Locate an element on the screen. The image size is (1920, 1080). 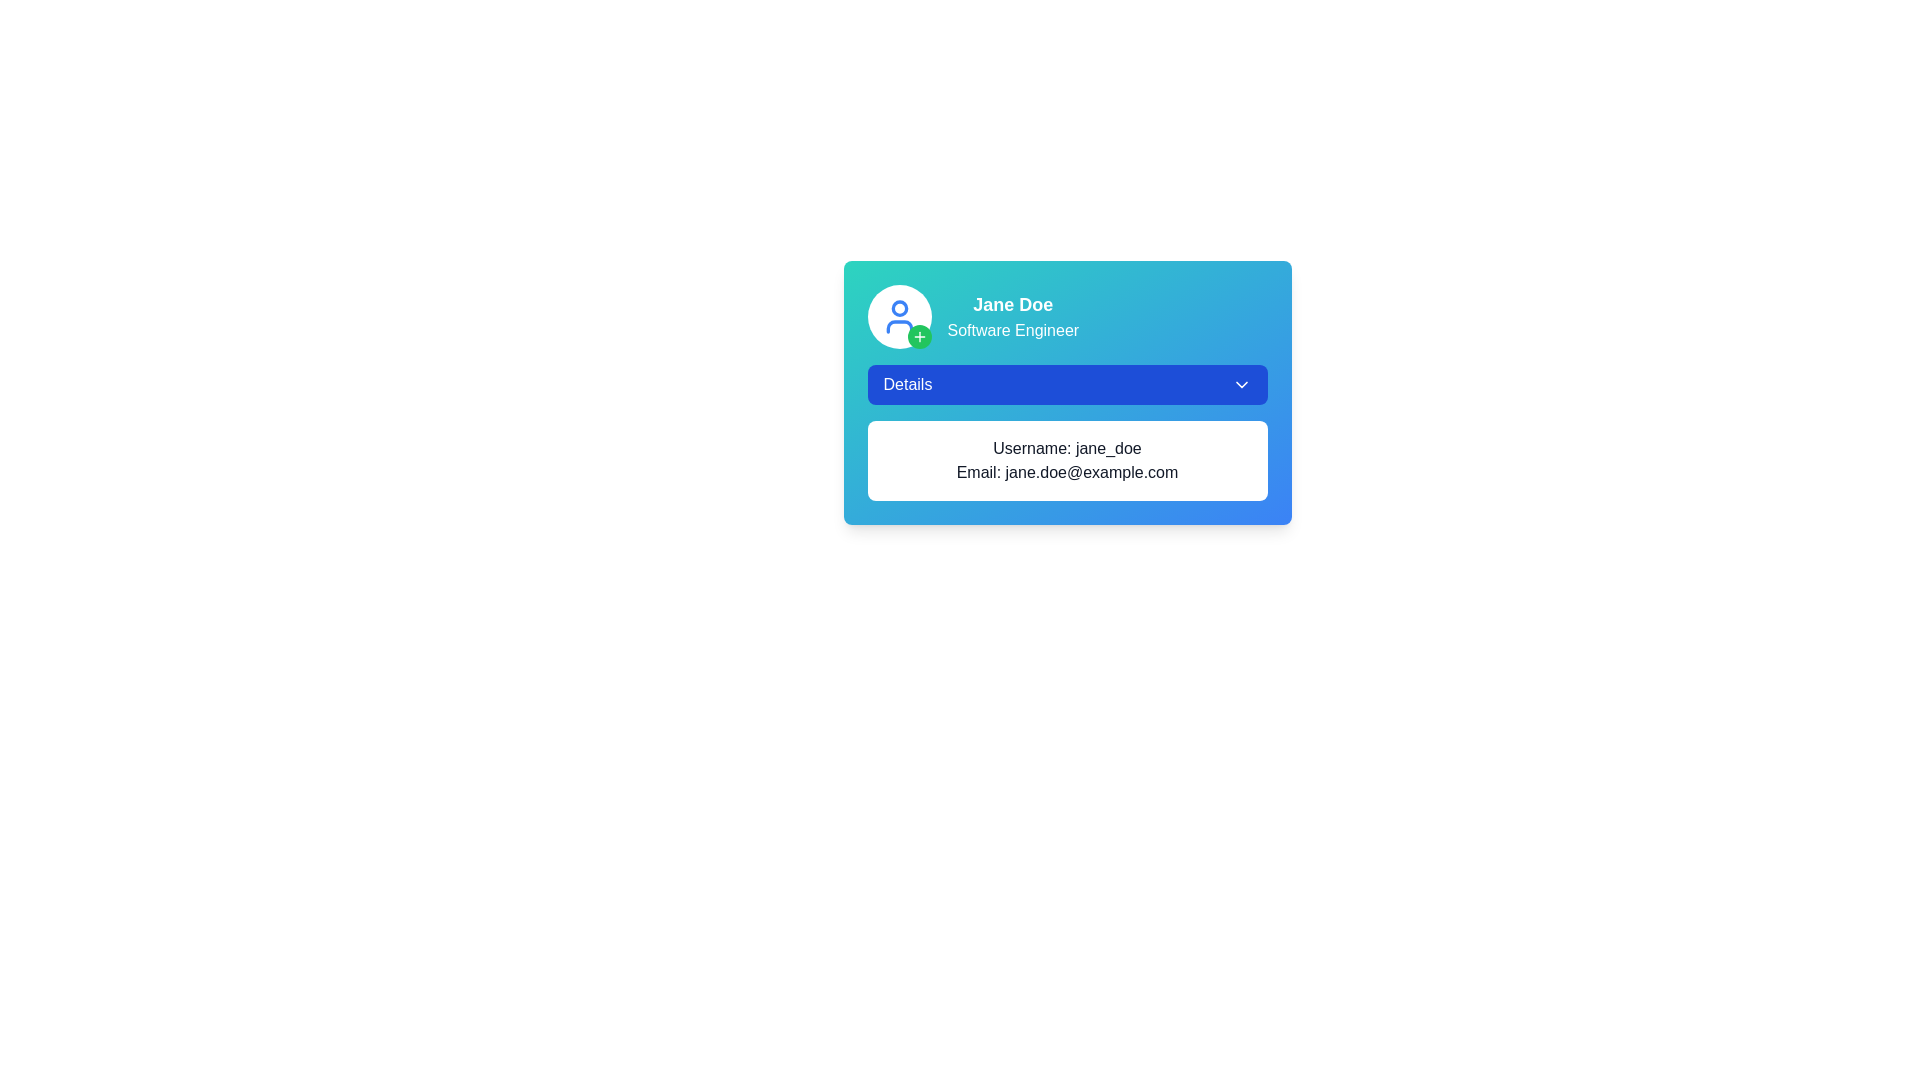
text from the text label displaying 'Jane Doe', which is bold and prominently positioned at the top section of the card layout is located at coordinates (1013, 304).